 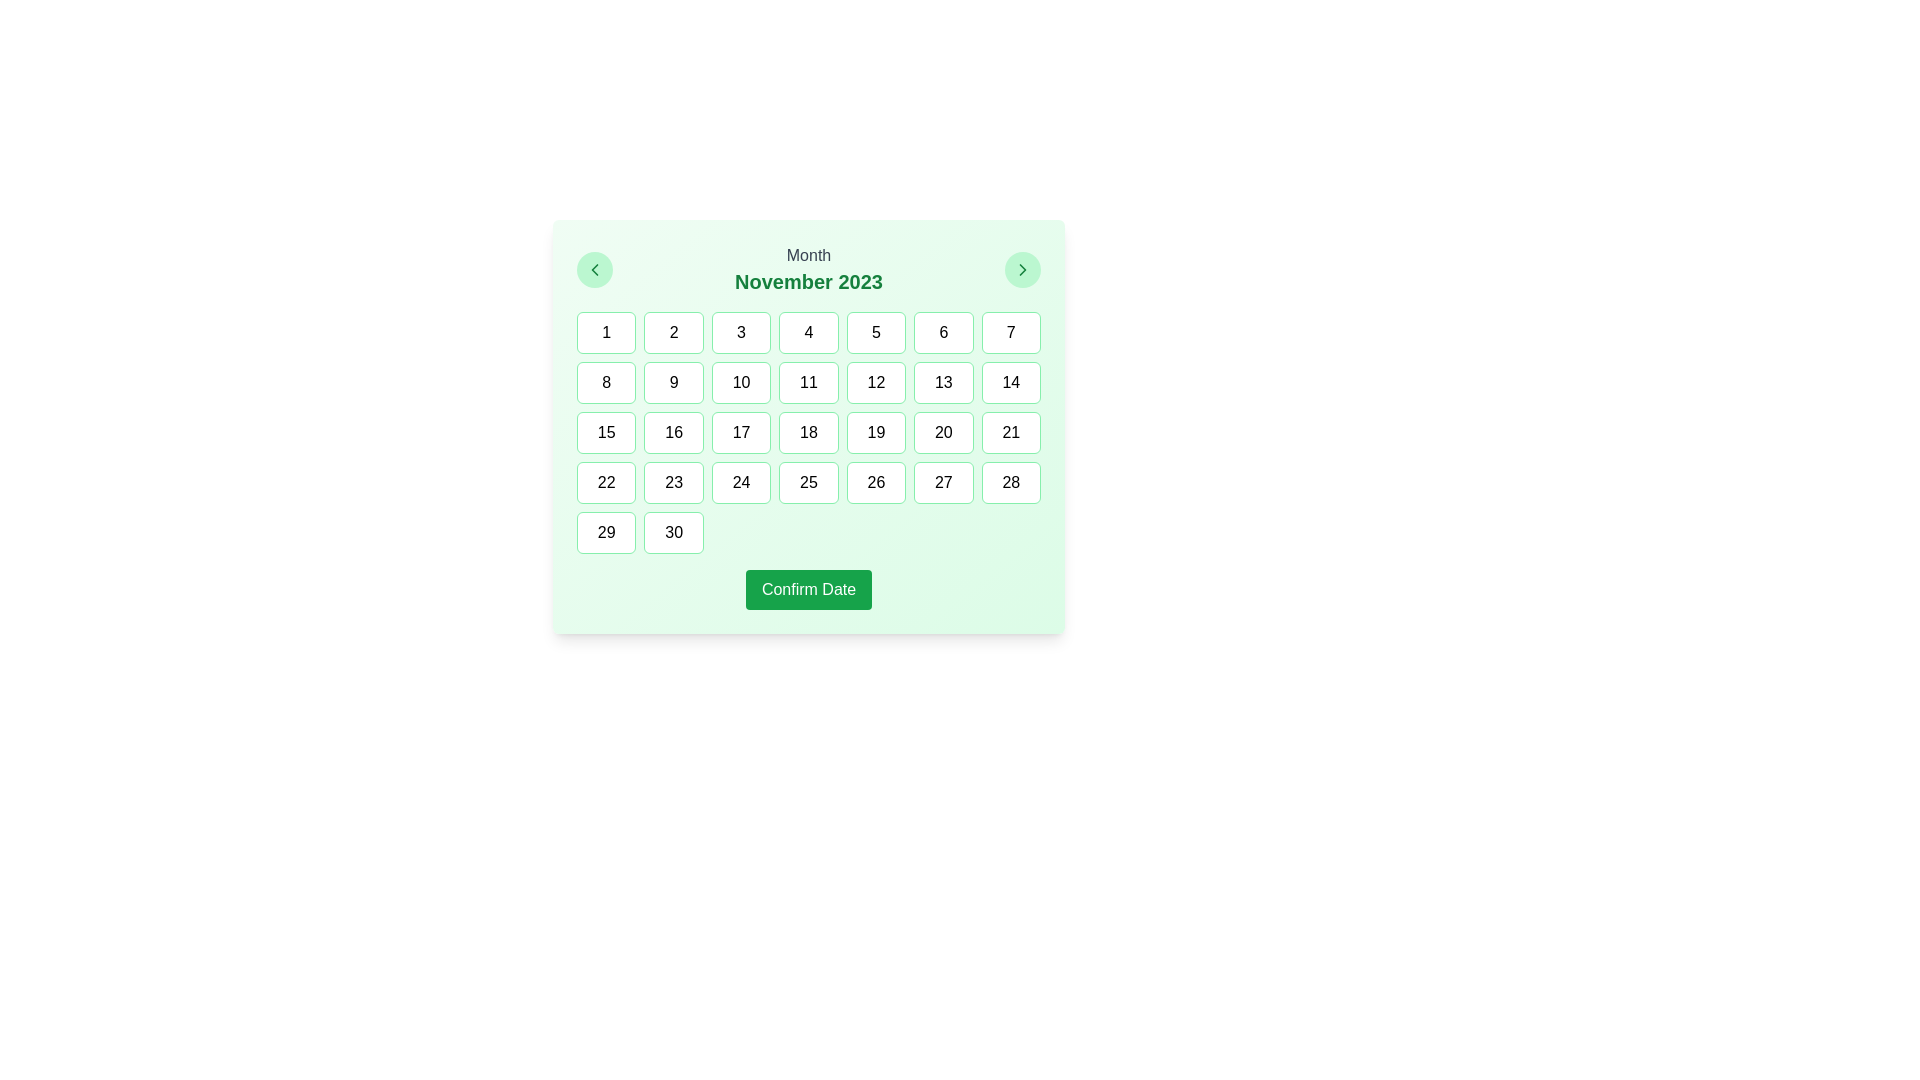 What do you see at coordinates (605, 431) in the screenshot?
I see `the compact square button with the number '15' in bold, which is located in the third row, first column of the calendar grid` at bounding box center [605, 431].